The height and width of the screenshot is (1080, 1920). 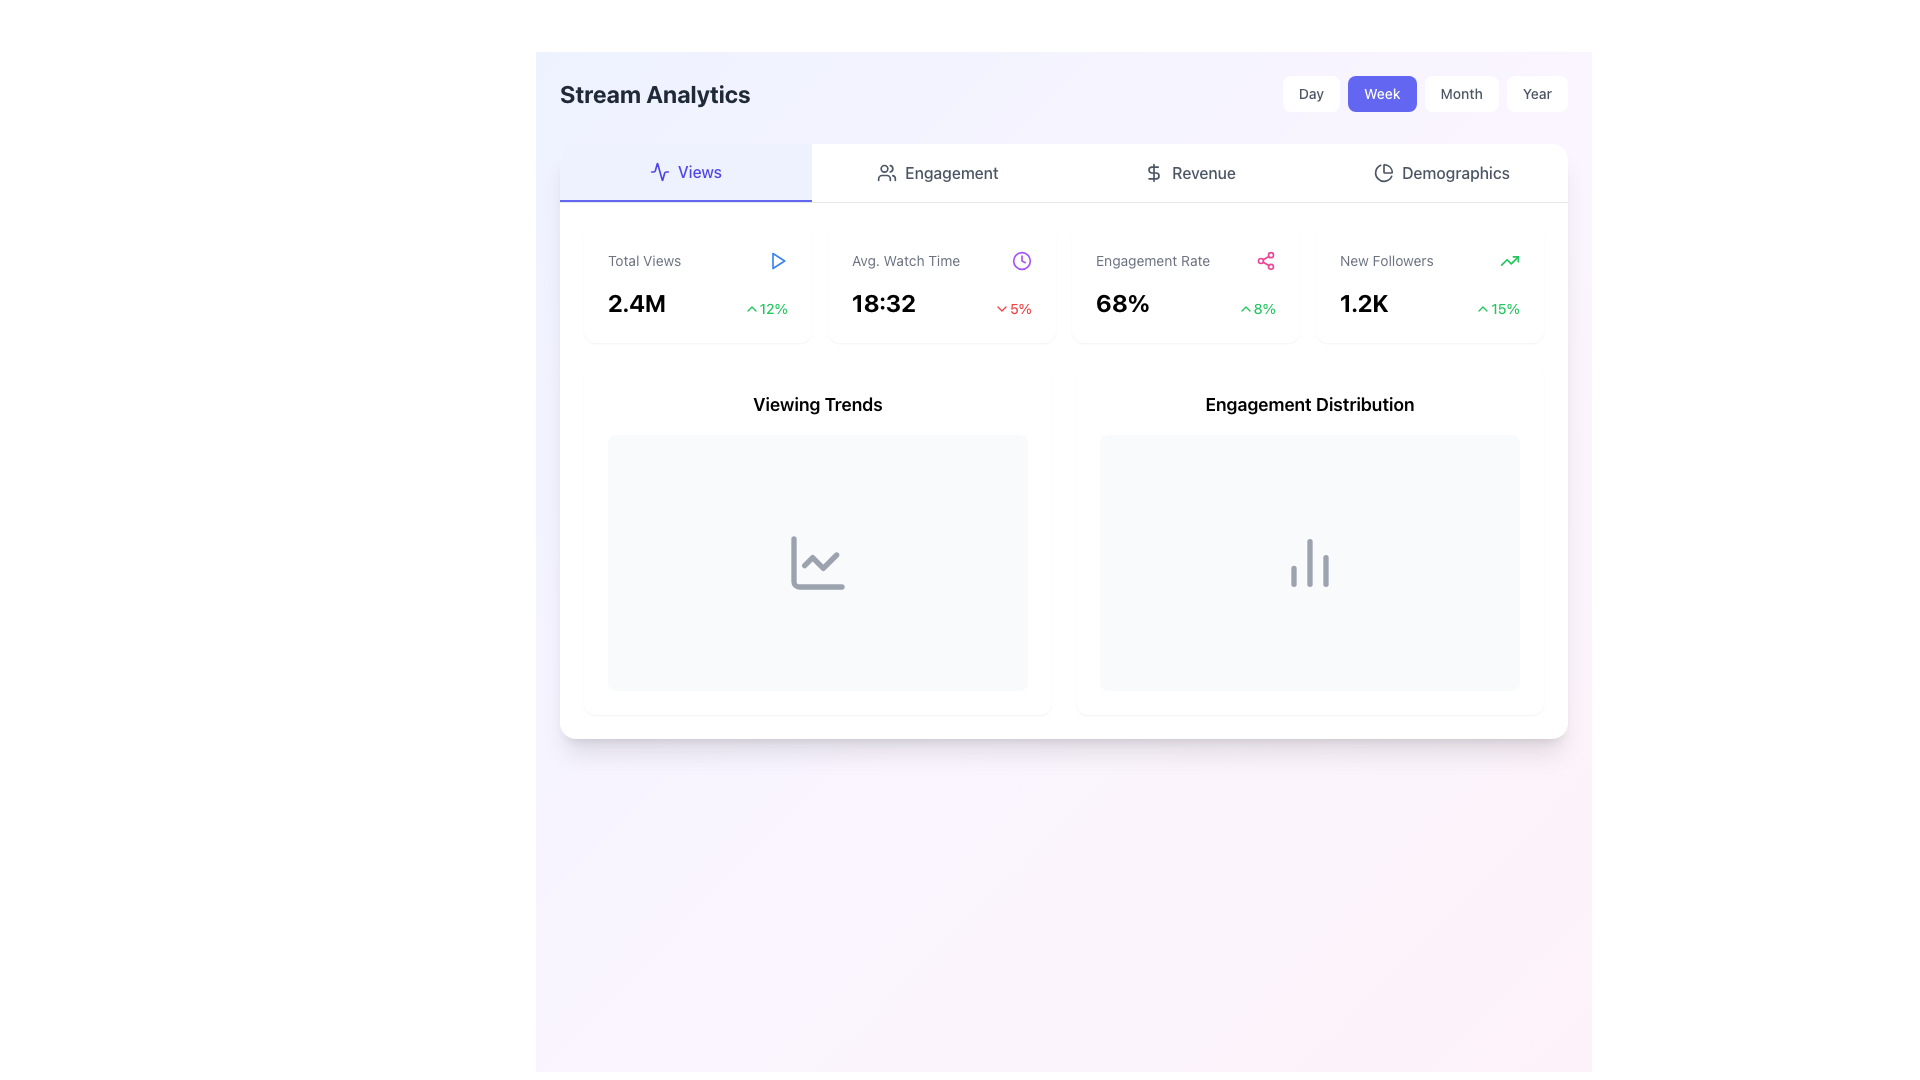 I want to click on the static text display showing '68%' in bold font within the 'Engagement Rate' section of the dashboard, so click(x=1122, y=303).